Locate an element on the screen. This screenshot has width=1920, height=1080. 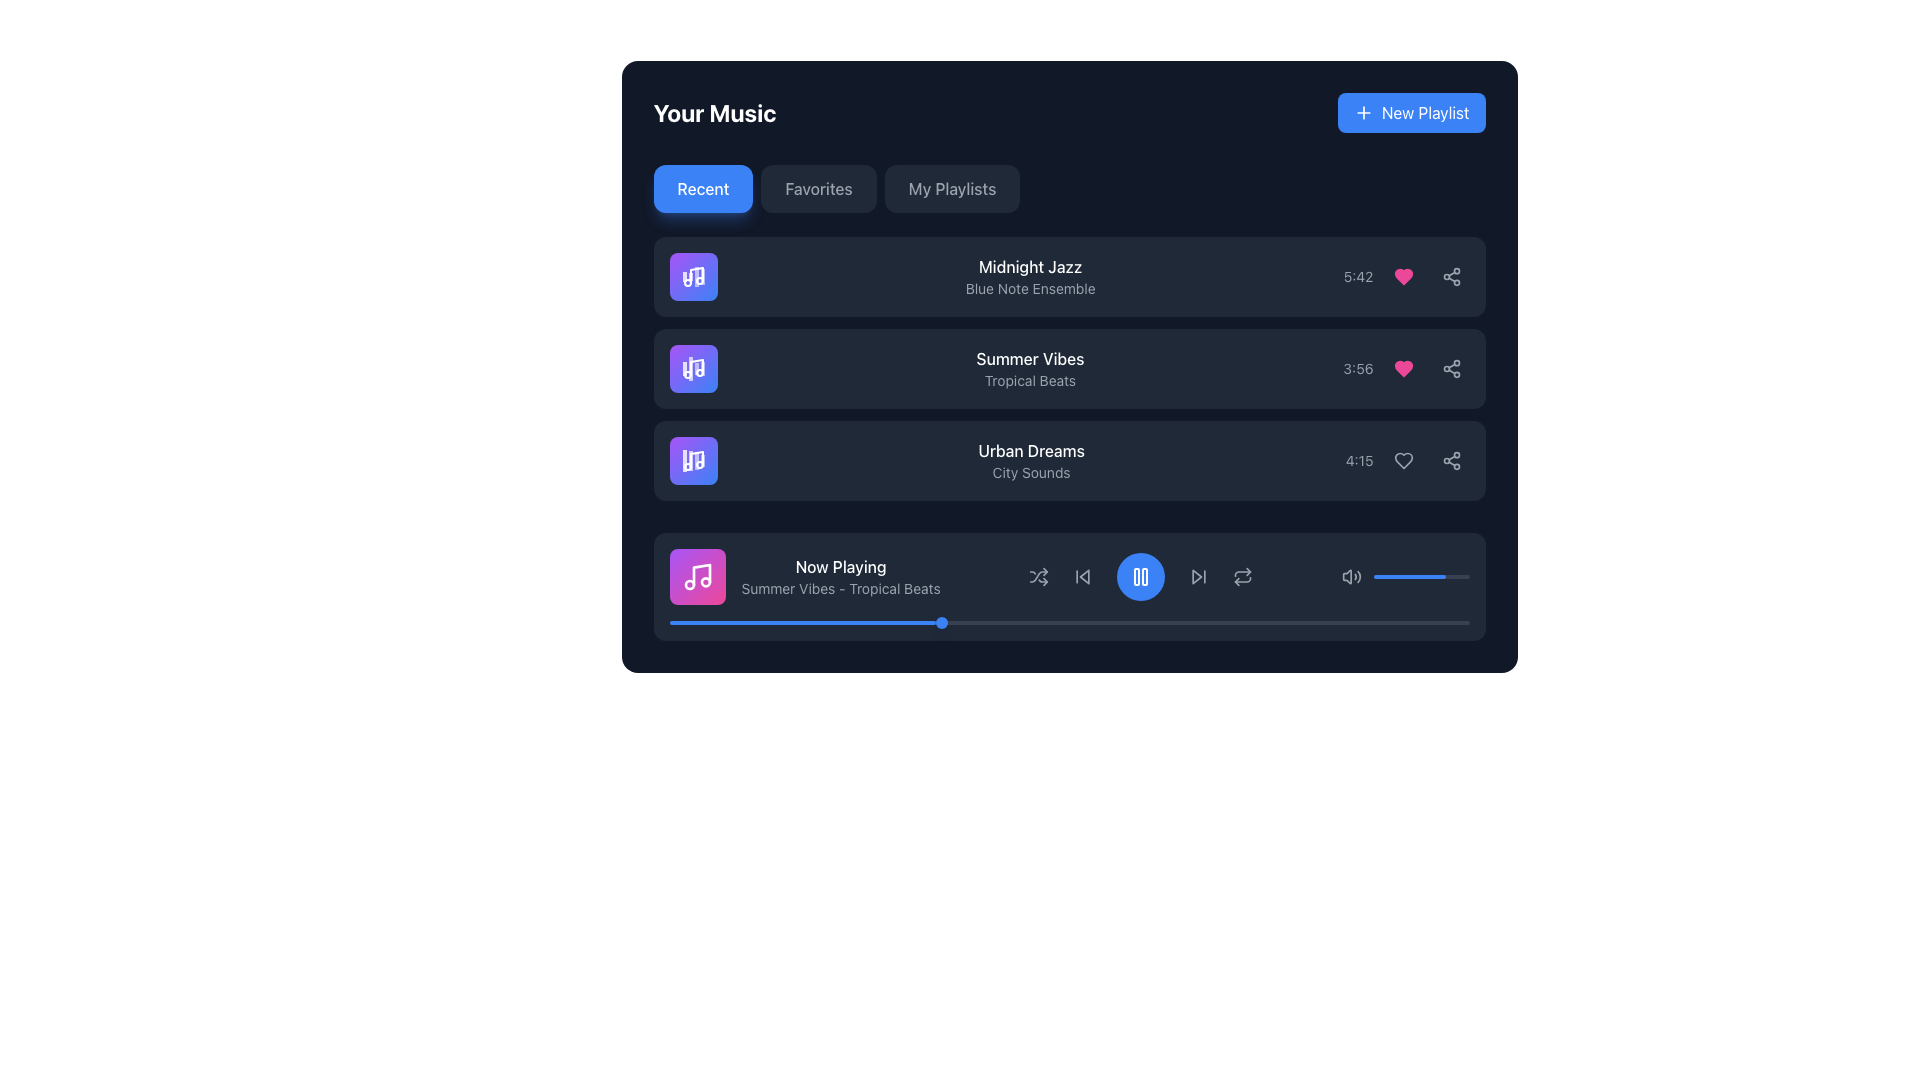
the fourth circular button in the media controls section, which acts as the pause button, to observe the visual feedback indicating interaction is located at coordinates (1141, 577).